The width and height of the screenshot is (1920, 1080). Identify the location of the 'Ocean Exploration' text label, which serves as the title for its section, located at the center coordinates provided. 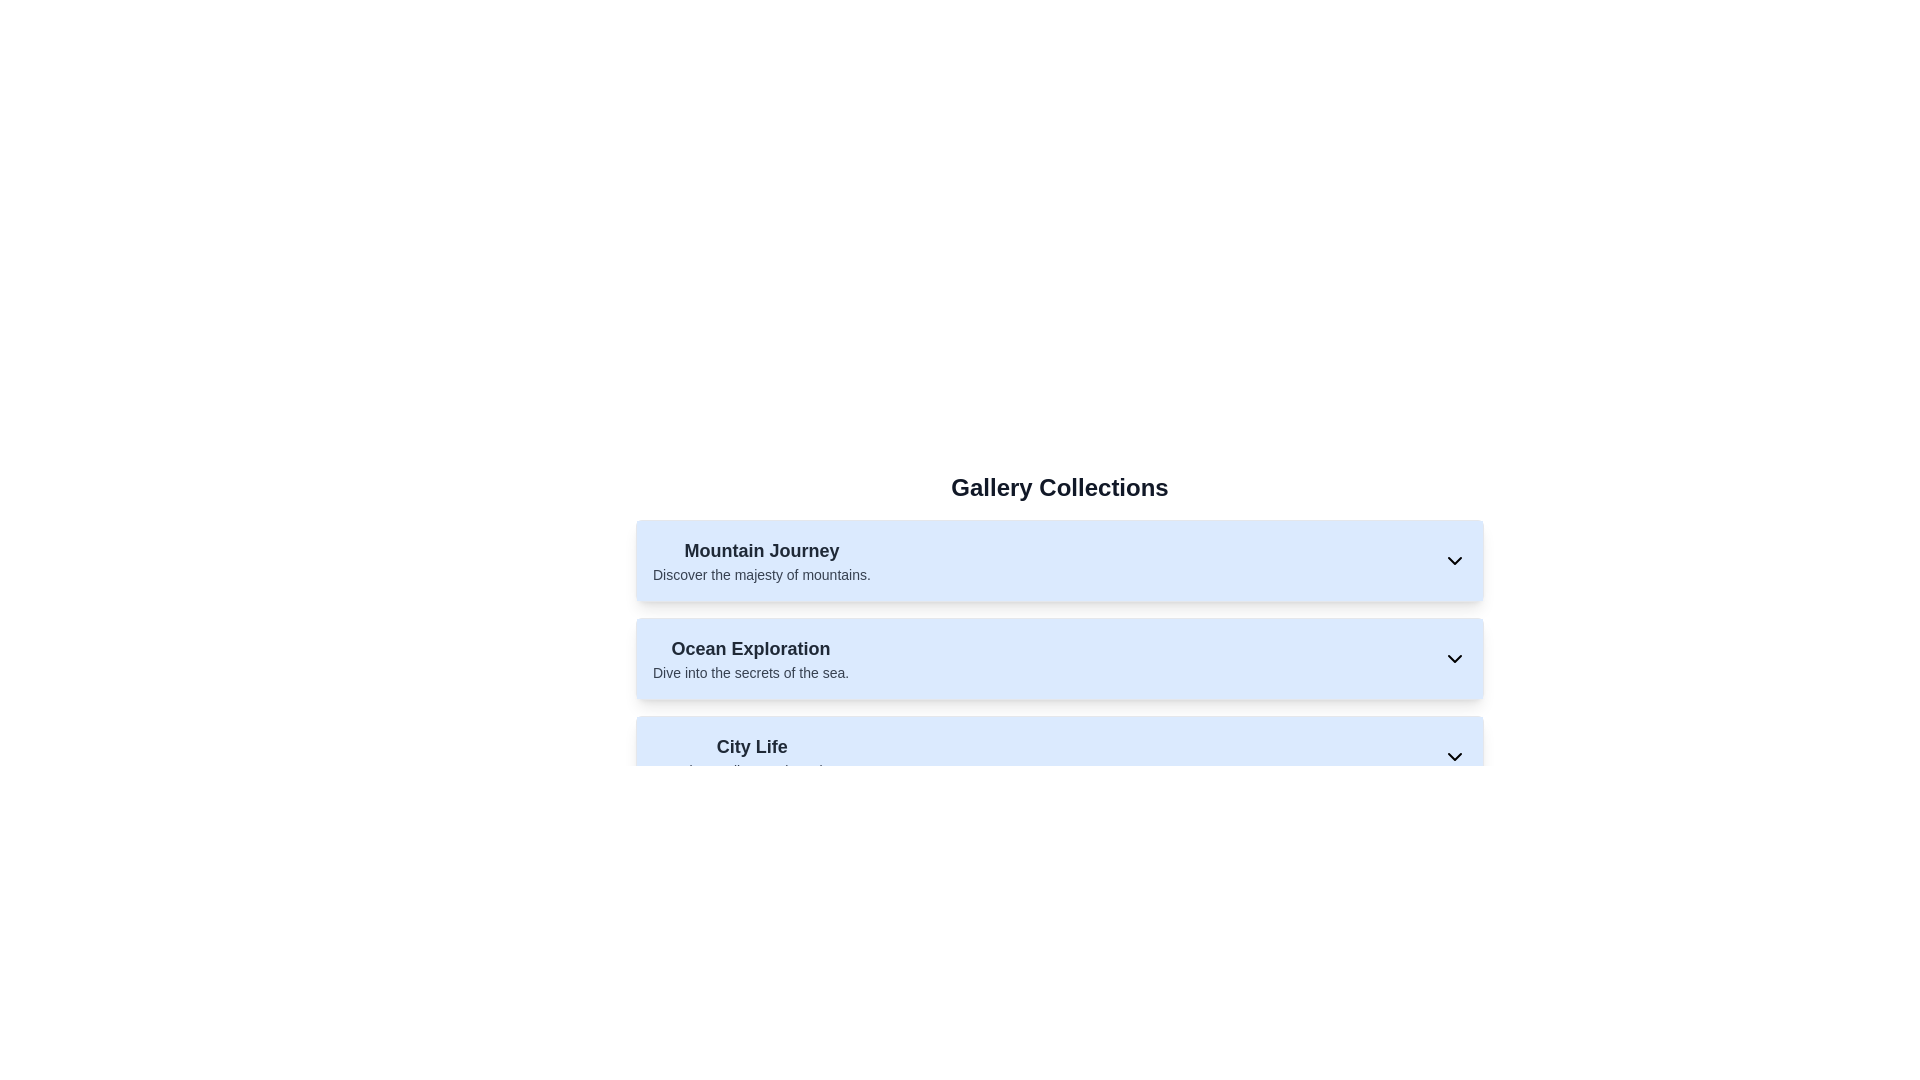
(750, 648).